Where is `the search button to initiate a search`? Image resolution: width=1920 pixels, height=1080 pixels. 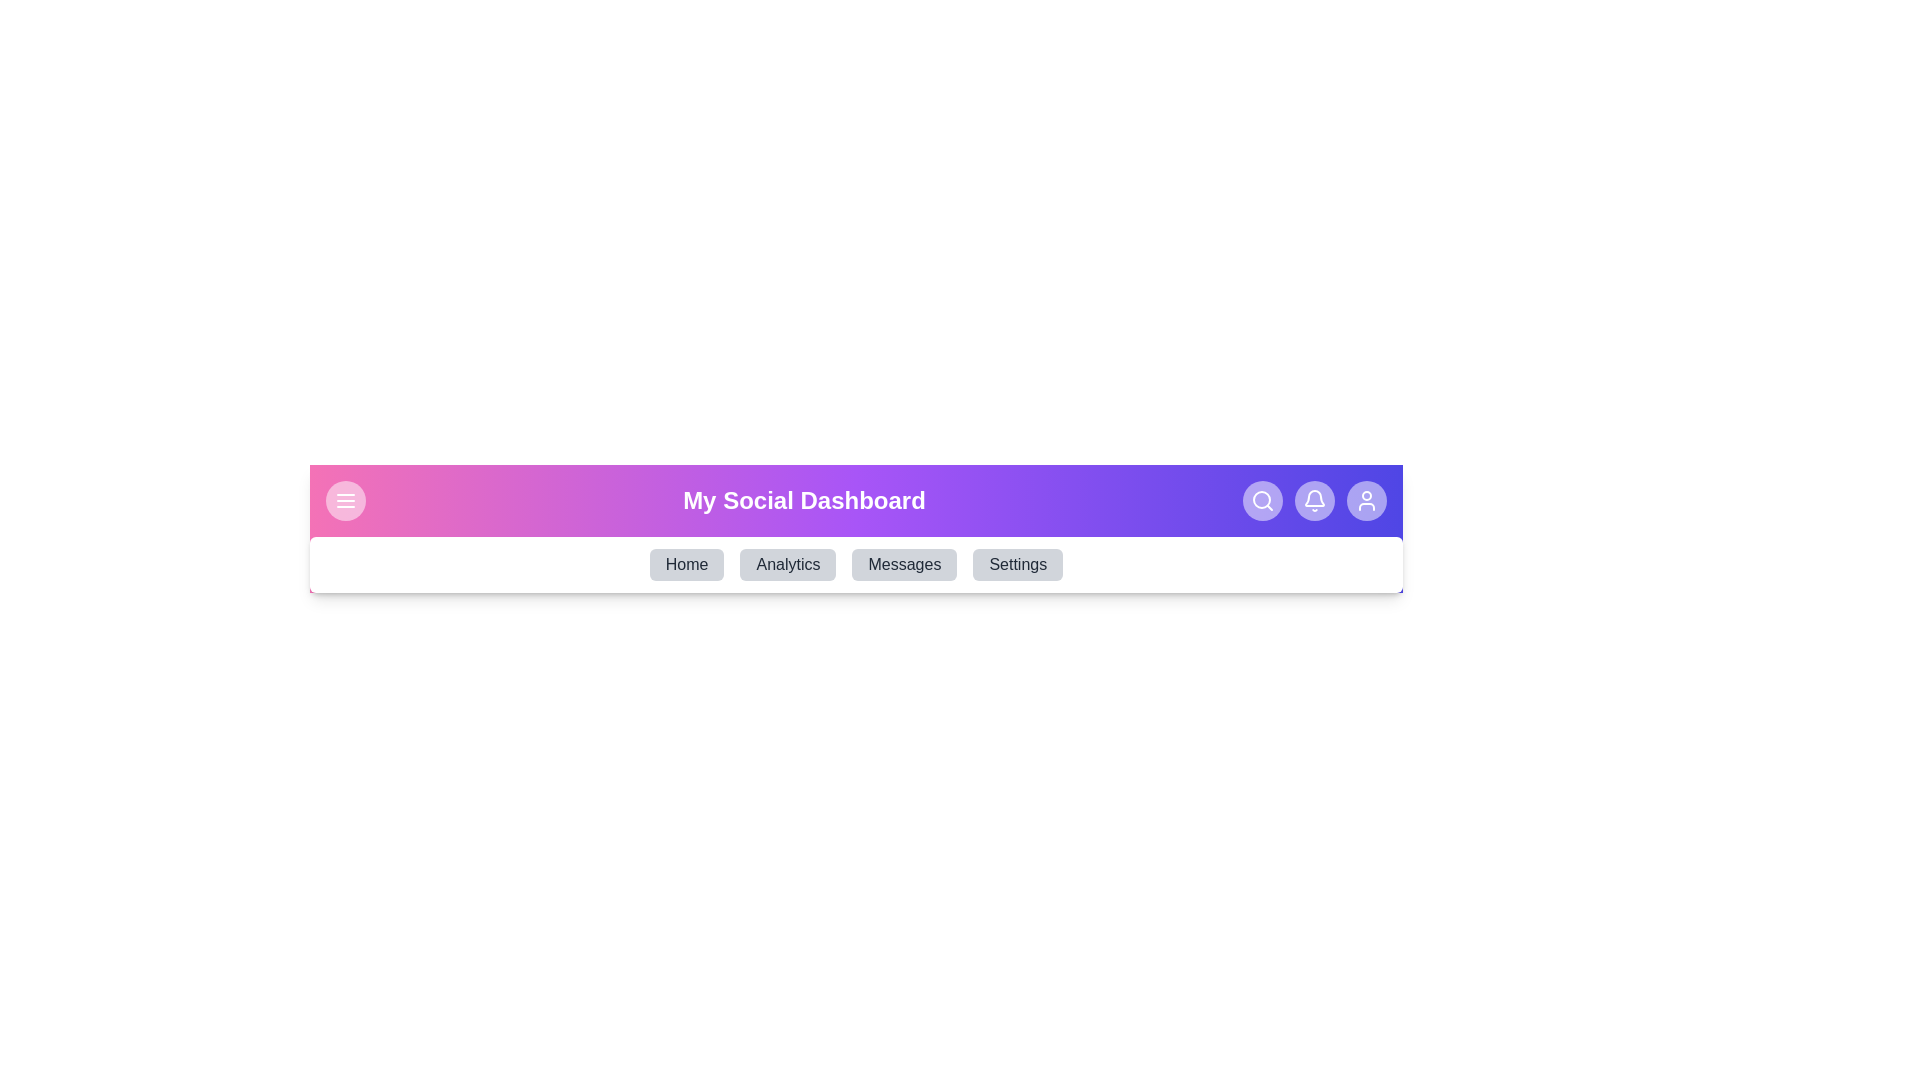 the search button to initiate a search is located at coordinates (1261, 500).